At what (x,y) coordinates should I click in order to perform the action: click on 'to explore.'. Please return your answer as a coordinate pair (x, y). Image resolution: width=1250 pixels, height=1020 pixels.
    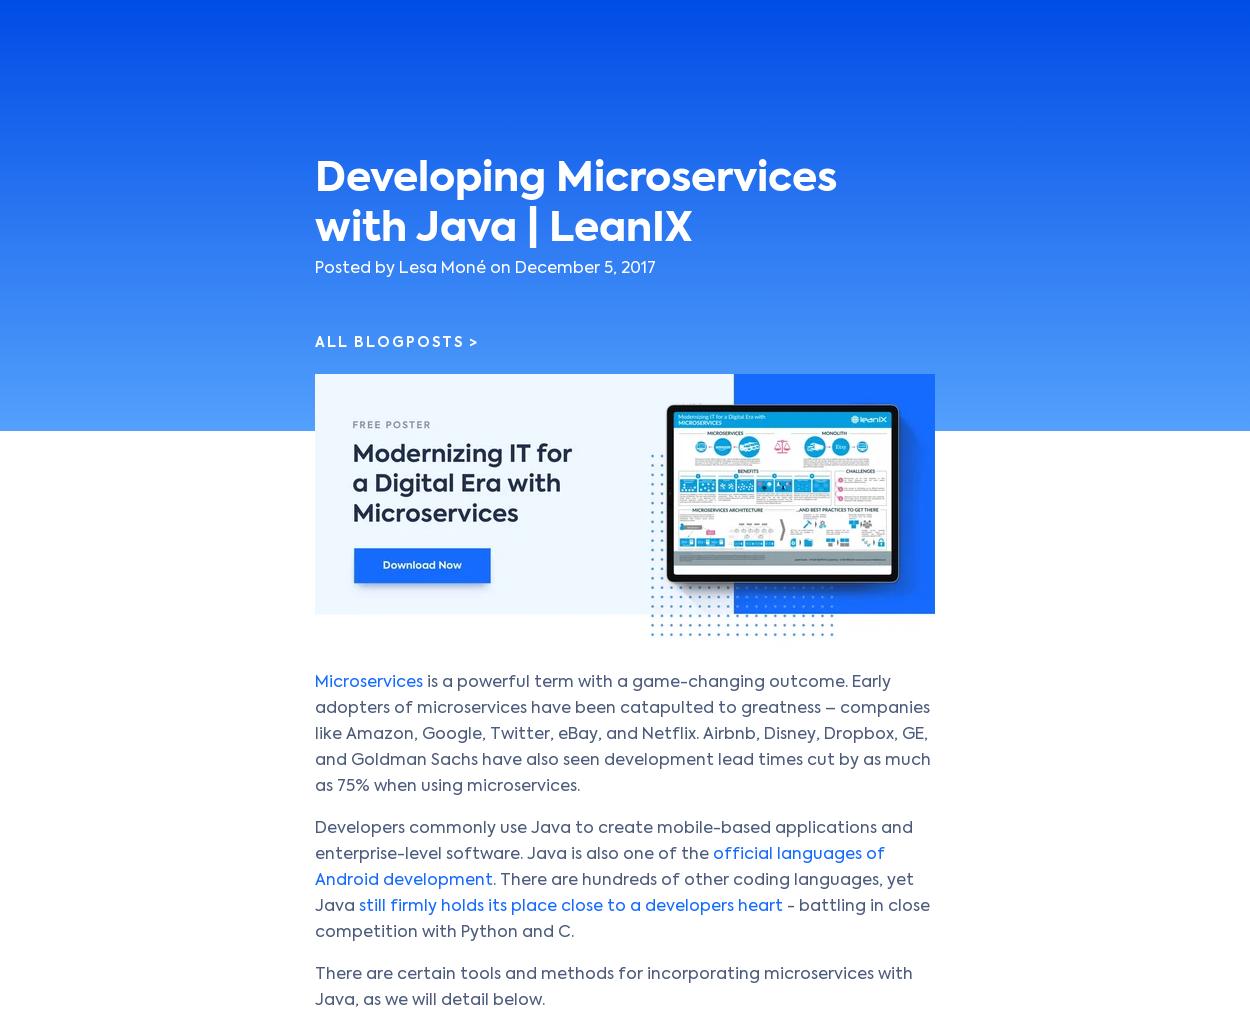
    Looking at the image, I should click on (603, 100).